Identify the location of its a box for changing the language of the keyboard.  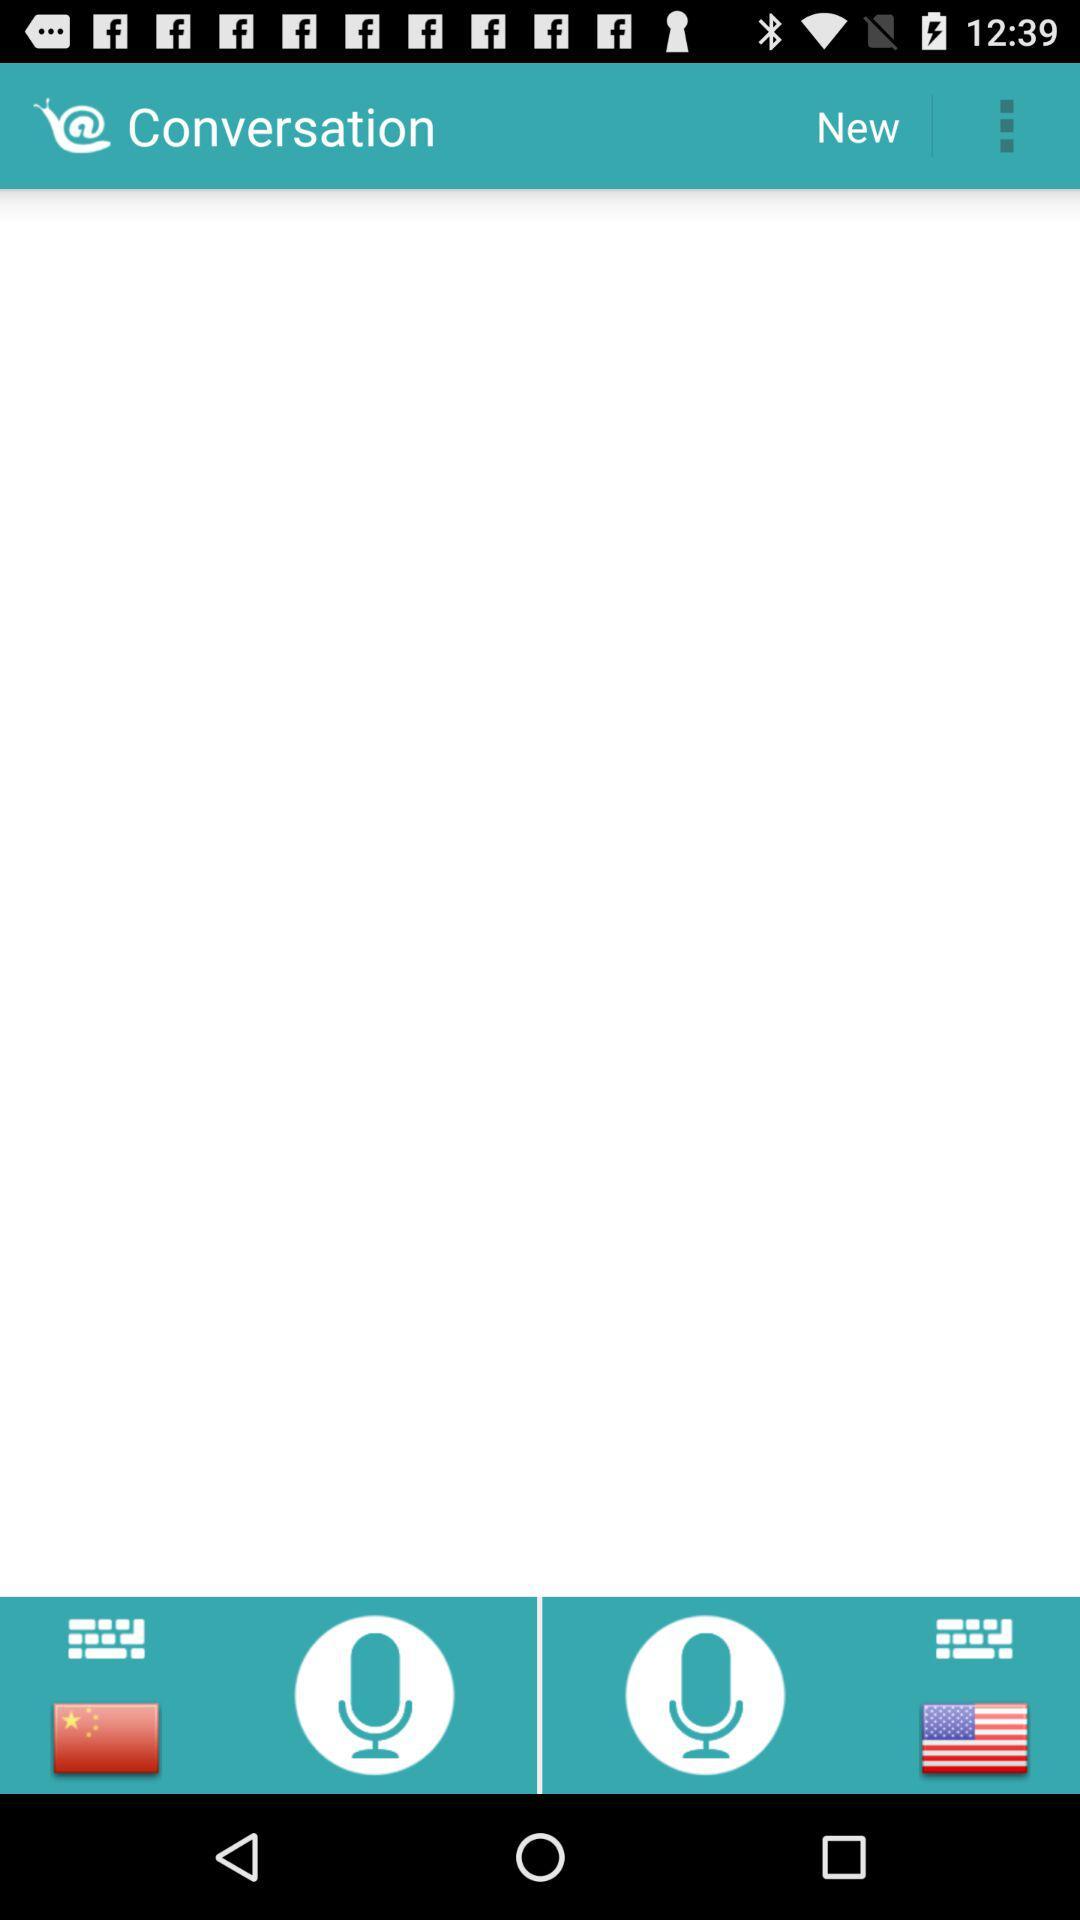
(106, 1737).